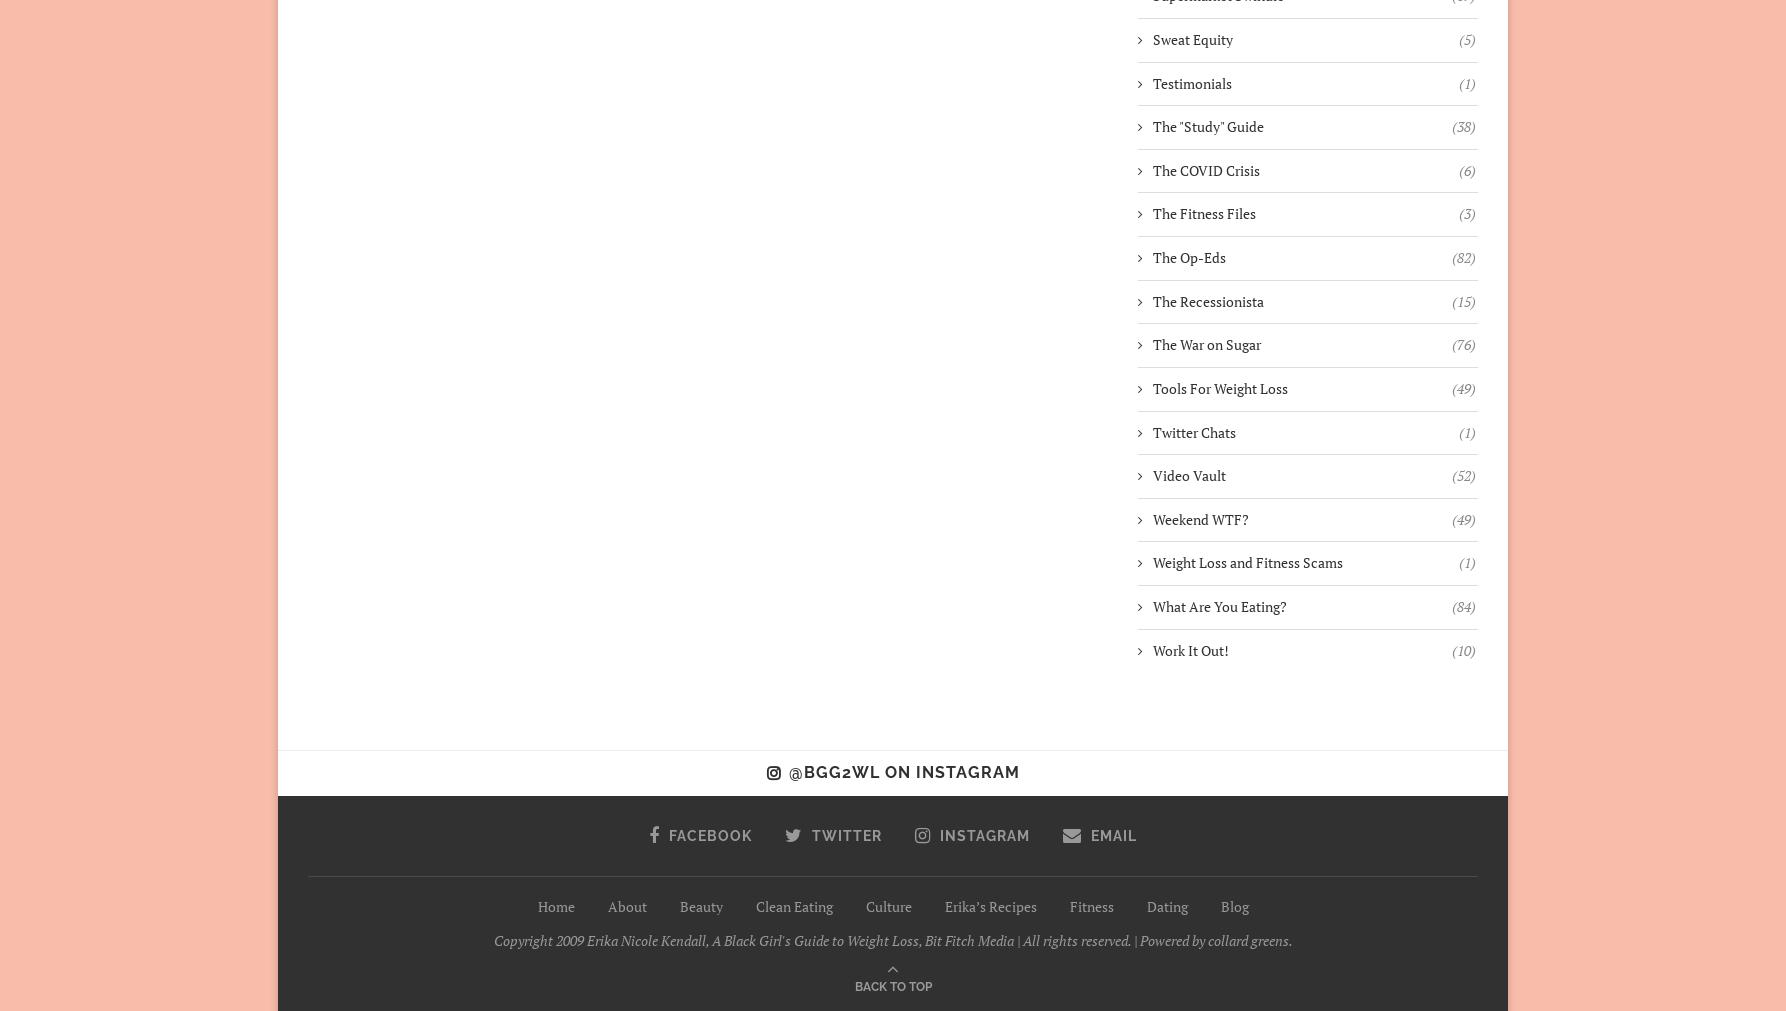 The height and width of the screenshot is (1011, 1786). I want to click on 'Culture', so click(886, 905).